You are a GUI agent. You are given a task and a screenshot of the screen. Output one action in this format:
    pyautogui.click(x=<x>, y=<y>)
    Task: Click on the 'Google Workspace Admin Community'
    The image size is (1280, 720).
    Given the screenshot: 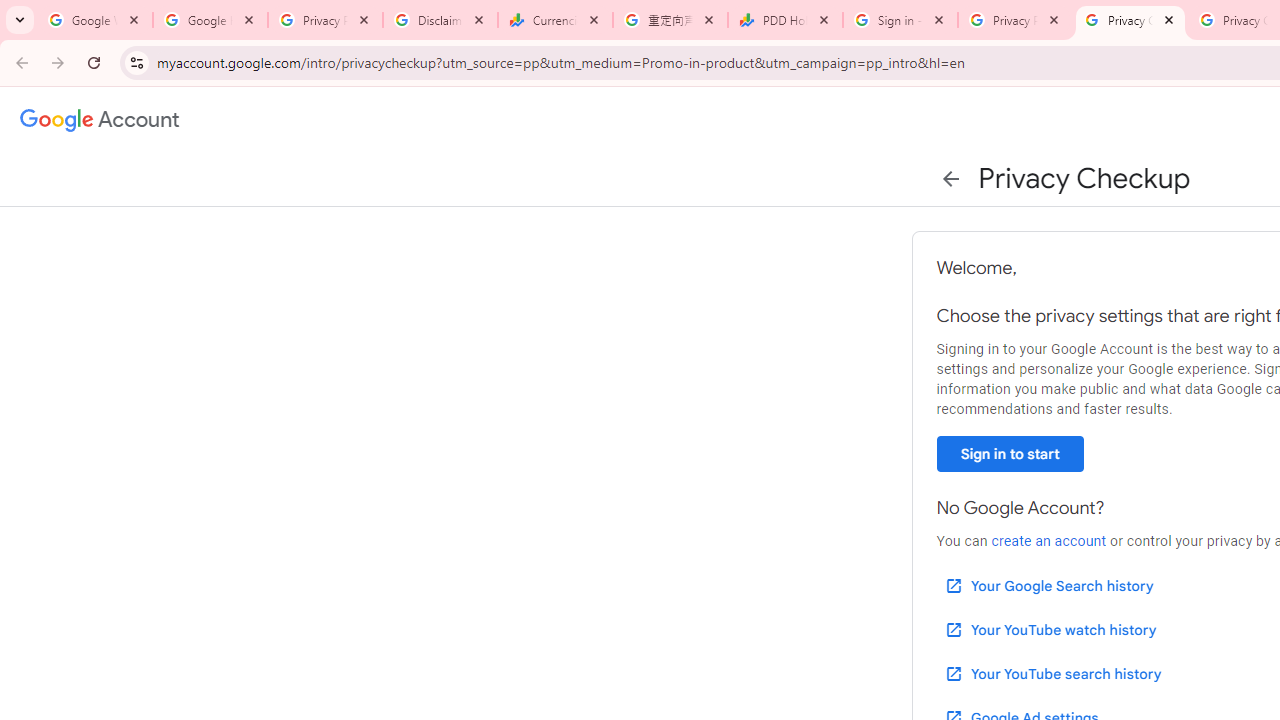 What is the action you would take?
    pyautogui.click(x=94, y=20)
    